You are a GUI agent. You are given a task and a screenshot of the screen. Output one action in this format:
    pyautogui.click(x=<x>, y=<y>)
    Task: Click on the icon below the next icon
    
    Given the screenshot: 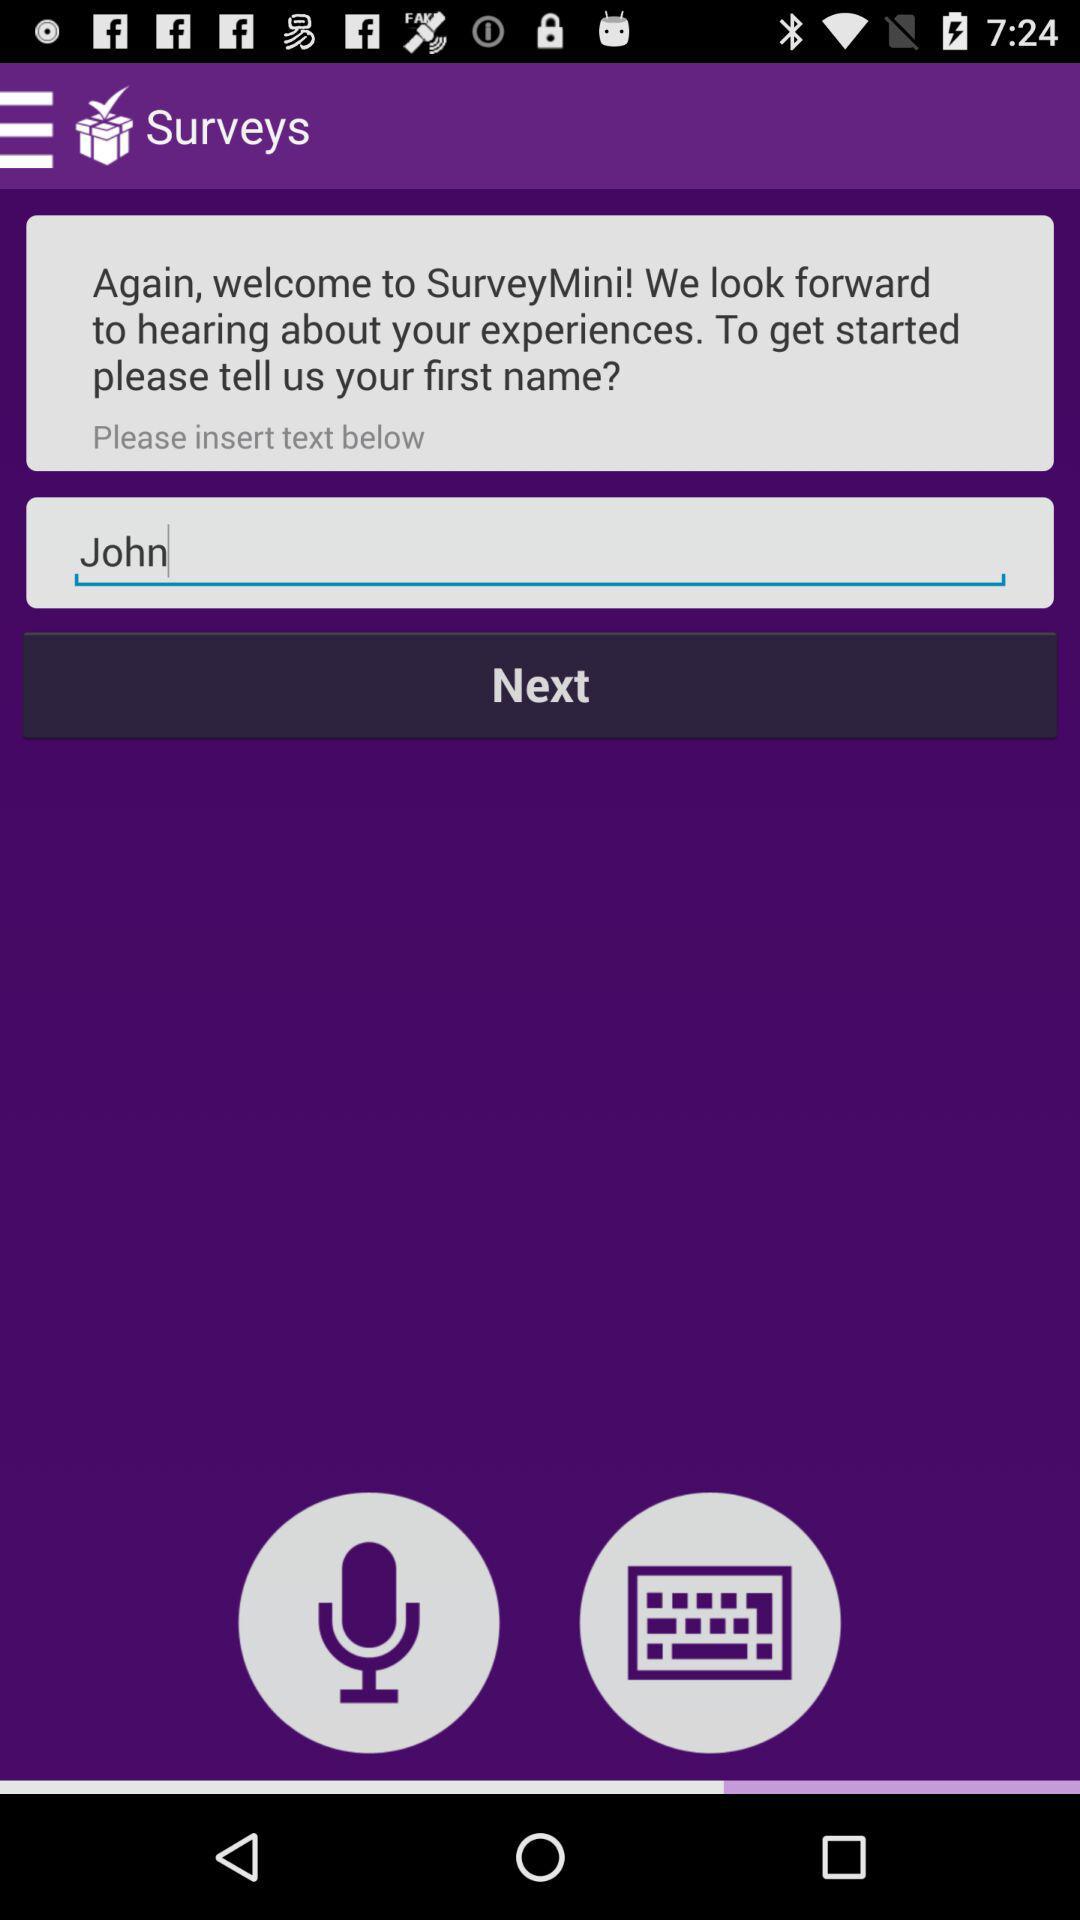 What is the action you would take?
    pyautogui.click(x=369, y=1622)
    